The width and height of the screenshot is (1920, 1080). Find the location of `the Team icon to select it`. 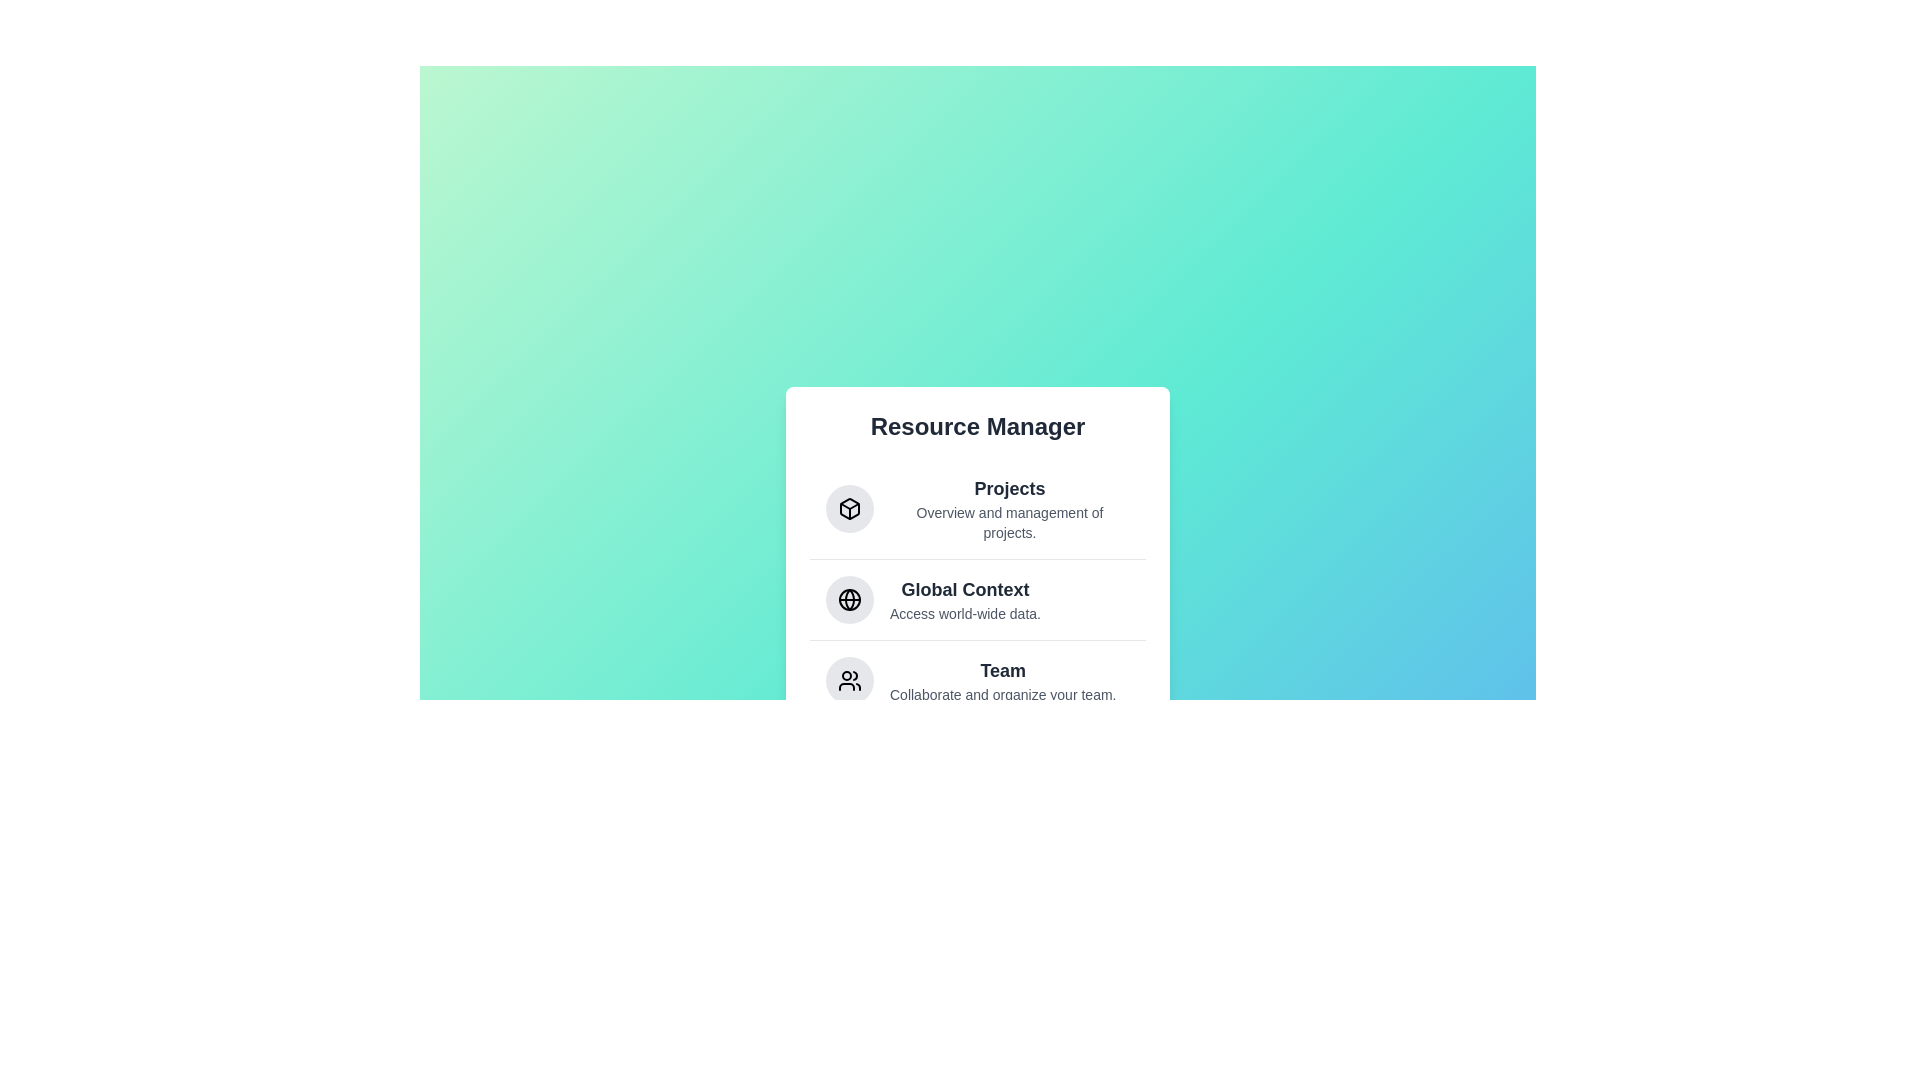

the Team icon to select it is located at coordinates (849, 679).